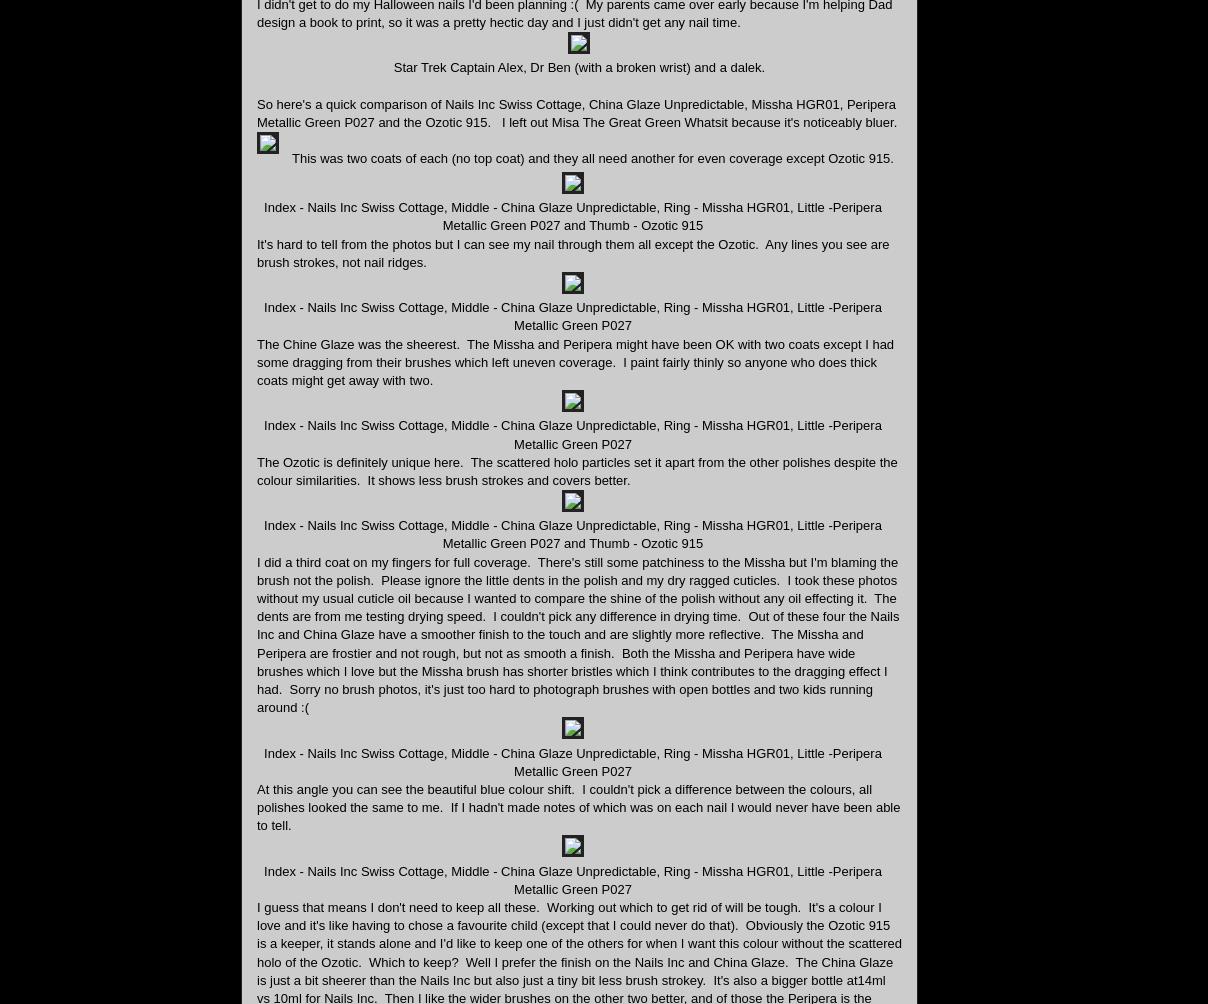 The height and width of the screenshot is (1004, 1208). I want to click on 'I did a third coat on my fingers for full coverage.  There's still some patchiness to the Missha but I'm blaming the brush not the polish.  Please ignore the little dents in the polish and my dry ragged cuticles.  I took these photos without my usual cuticle oil because I wanted to compare the shine of the polish without any oil effecting it.  The dents are from me testing drying speed.  I couldn't pick any difference in drying time.  Out of these four the Nails Inc and China Glaze have a smoother finish to the touch and are slightly more reflective.  The Missha and Peripera are frostier and not rough, but not as smooth a finish.  Both the Missha and Peripera have wide brushes which I love but the Missha brush has shorter bristles which I think contributes to the dragging effect I had.  Sorry no brush photos, it's just too hard to photograph brushes with open bottles and two kids running around :(', so click(578, 633).